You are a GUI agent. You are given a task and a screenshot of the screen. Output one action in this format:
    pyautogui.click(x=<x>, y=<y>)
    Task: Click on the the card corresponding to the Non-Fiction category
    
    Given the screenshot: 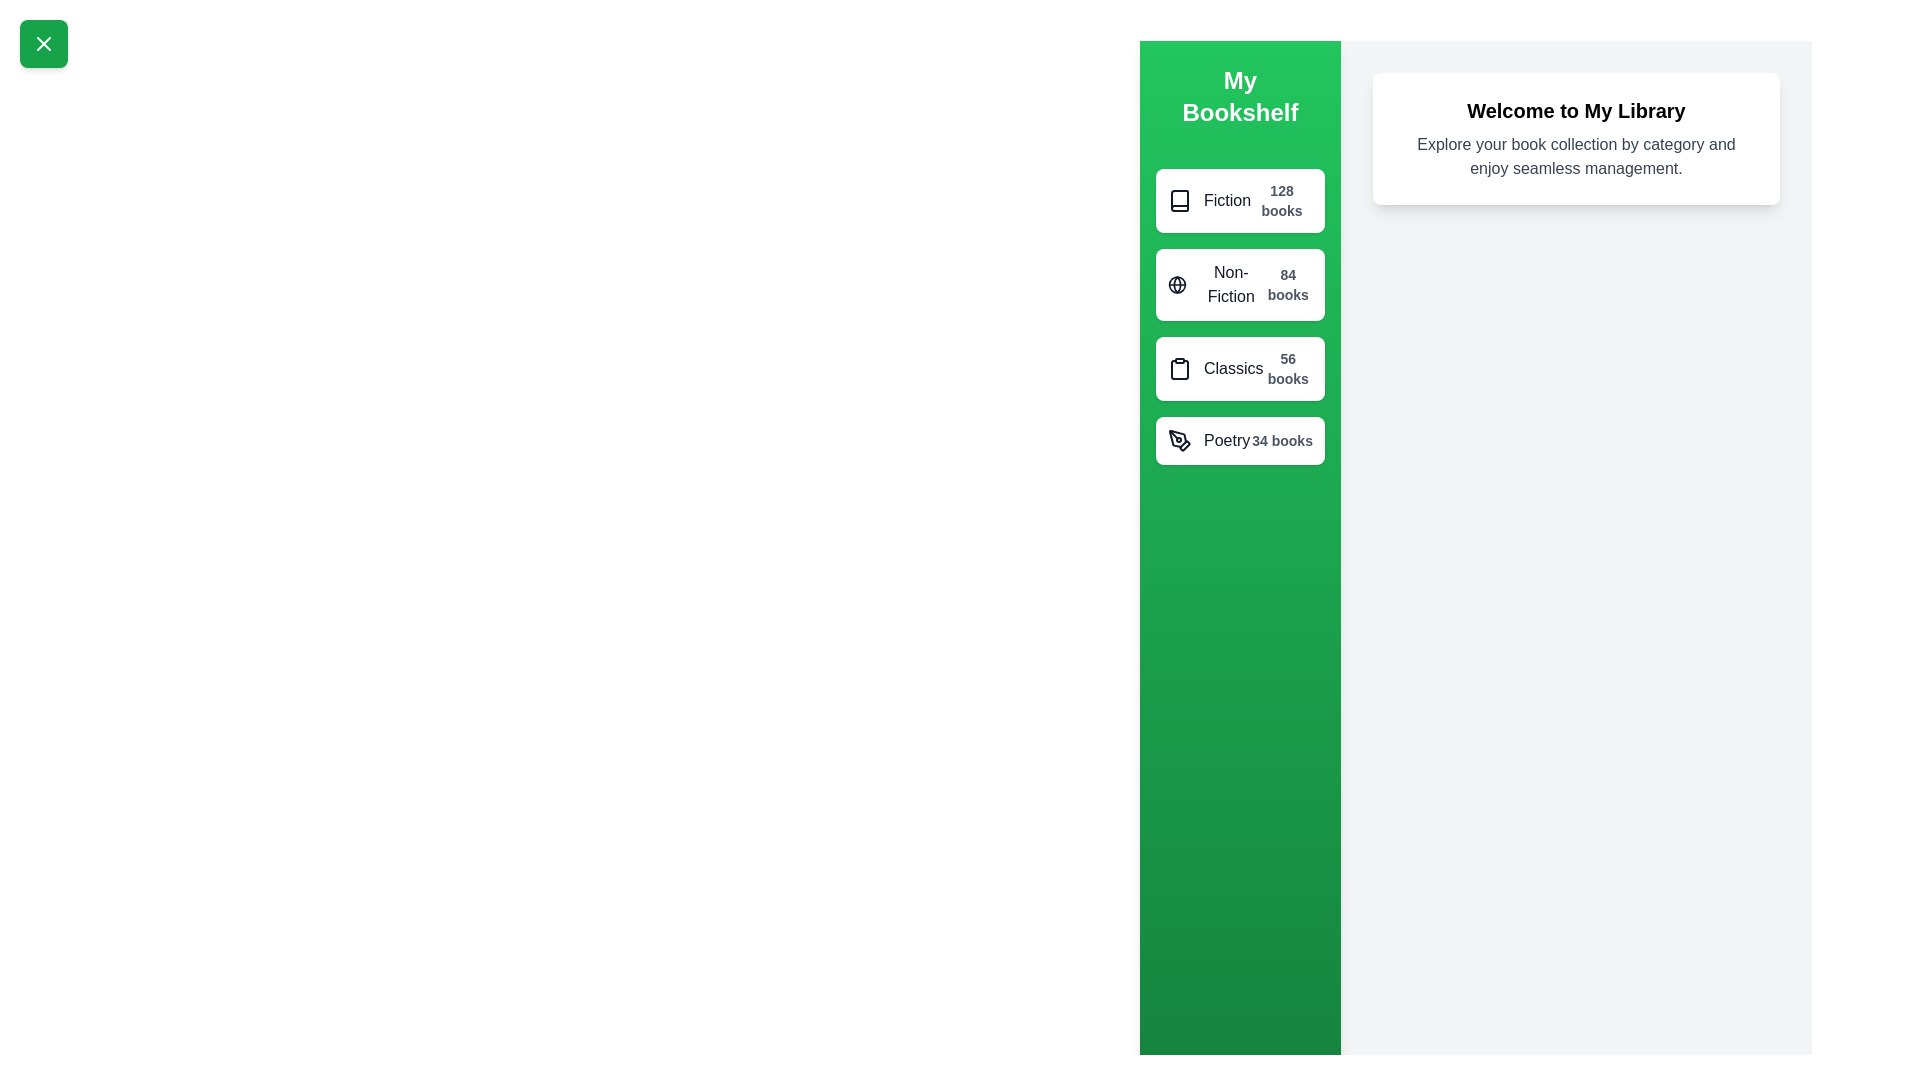 What is the action you would take?
    pyautogui.click(x=1238, y=285)
    